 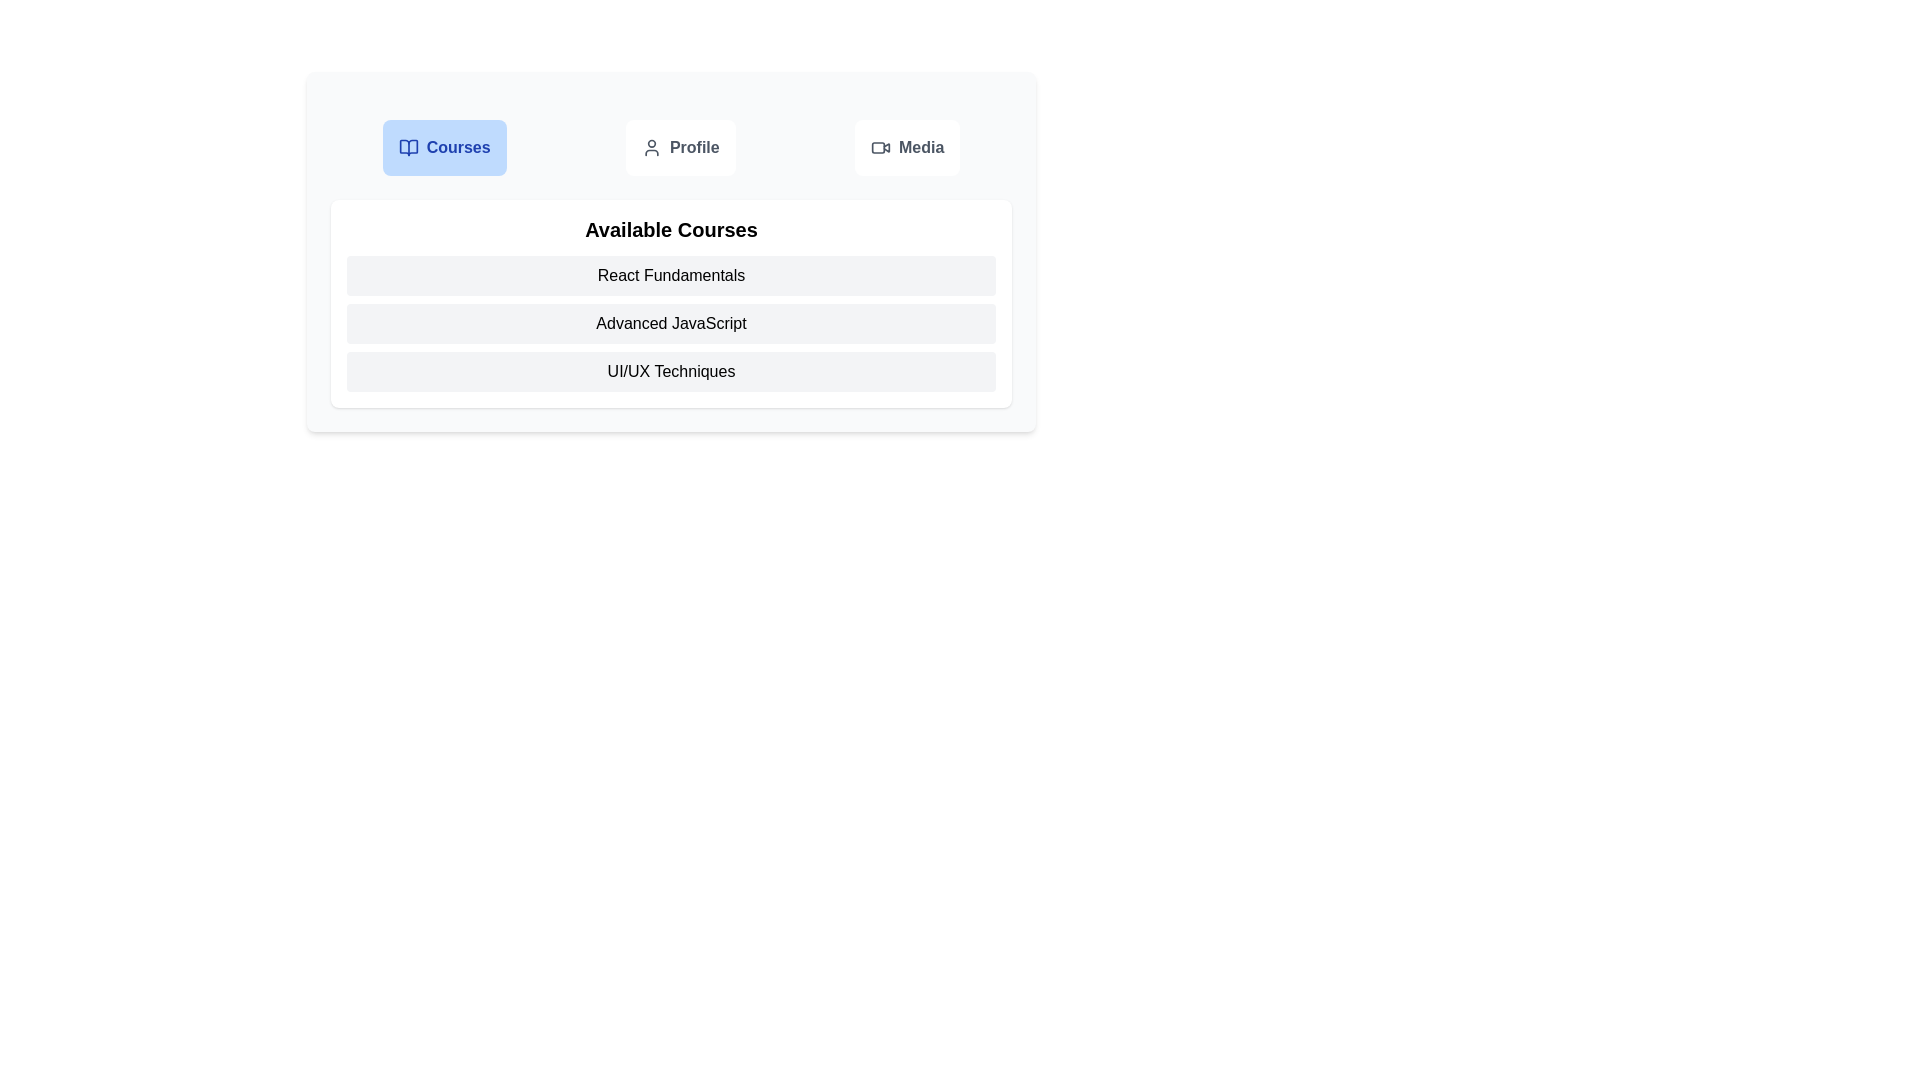 I want to click on the 'Media' button, which is the third button in a horizontal row of buttons located in the upper section of the interface, so click(x=906, y=146).